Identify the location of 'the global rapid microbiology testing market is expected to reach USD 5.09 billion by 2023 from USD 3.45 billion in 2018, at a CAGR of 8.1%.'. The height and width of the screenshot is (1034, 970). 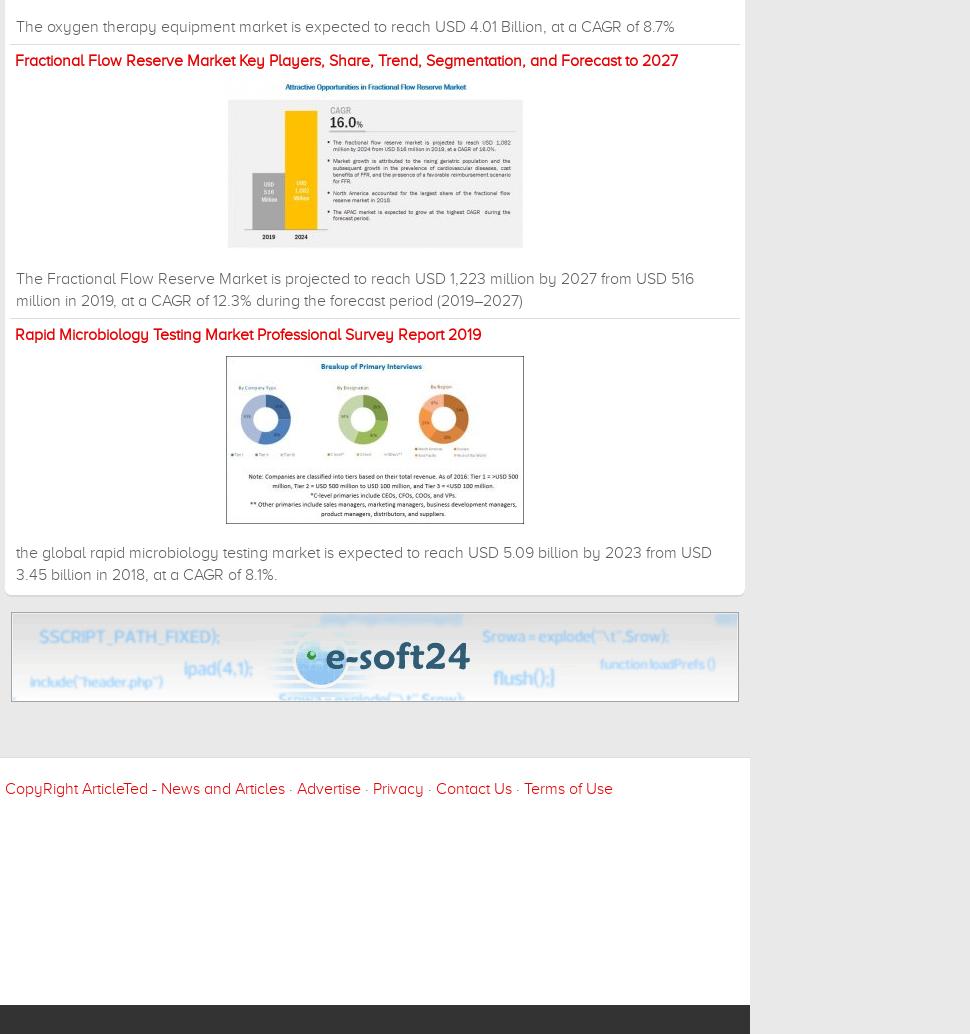
(363, 563).